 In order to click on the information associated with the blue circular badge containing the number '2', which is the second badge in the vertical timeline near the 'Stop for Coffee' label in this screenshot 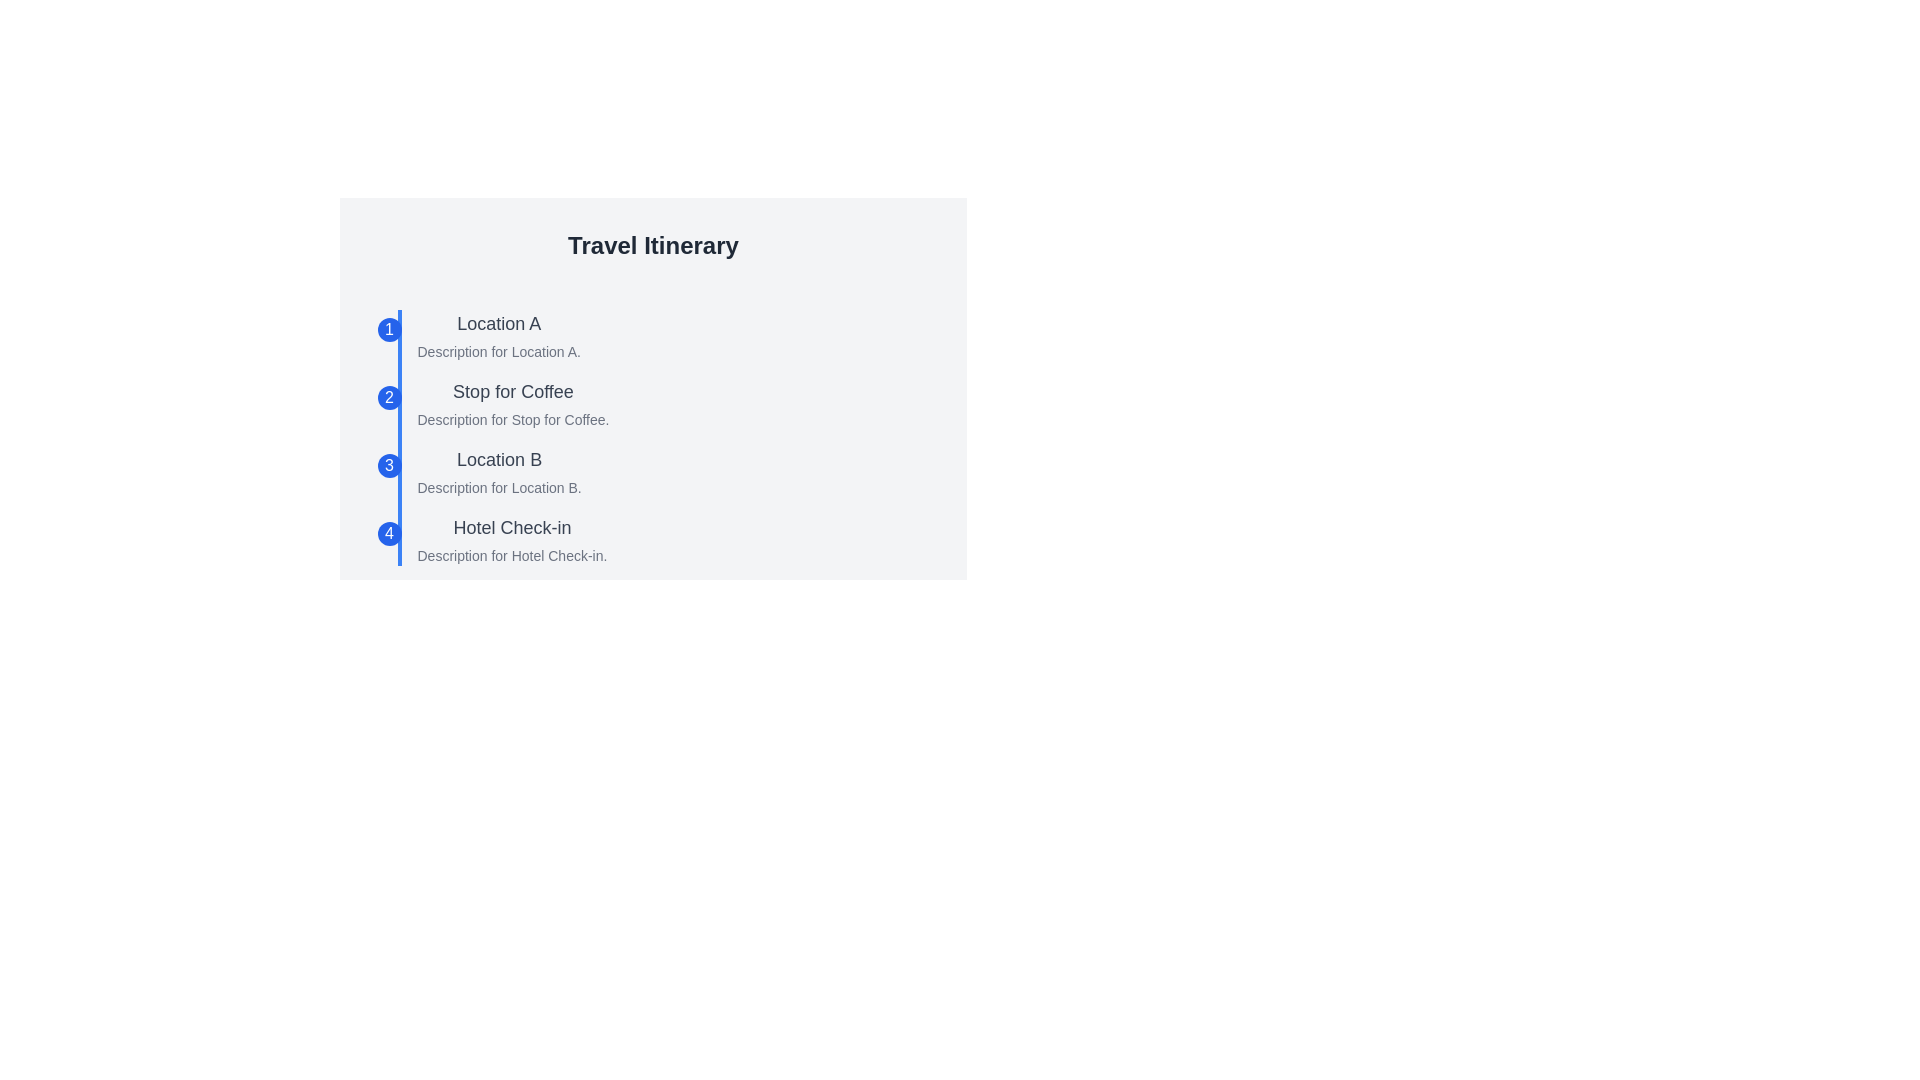, I will do `click(389, 397)`.